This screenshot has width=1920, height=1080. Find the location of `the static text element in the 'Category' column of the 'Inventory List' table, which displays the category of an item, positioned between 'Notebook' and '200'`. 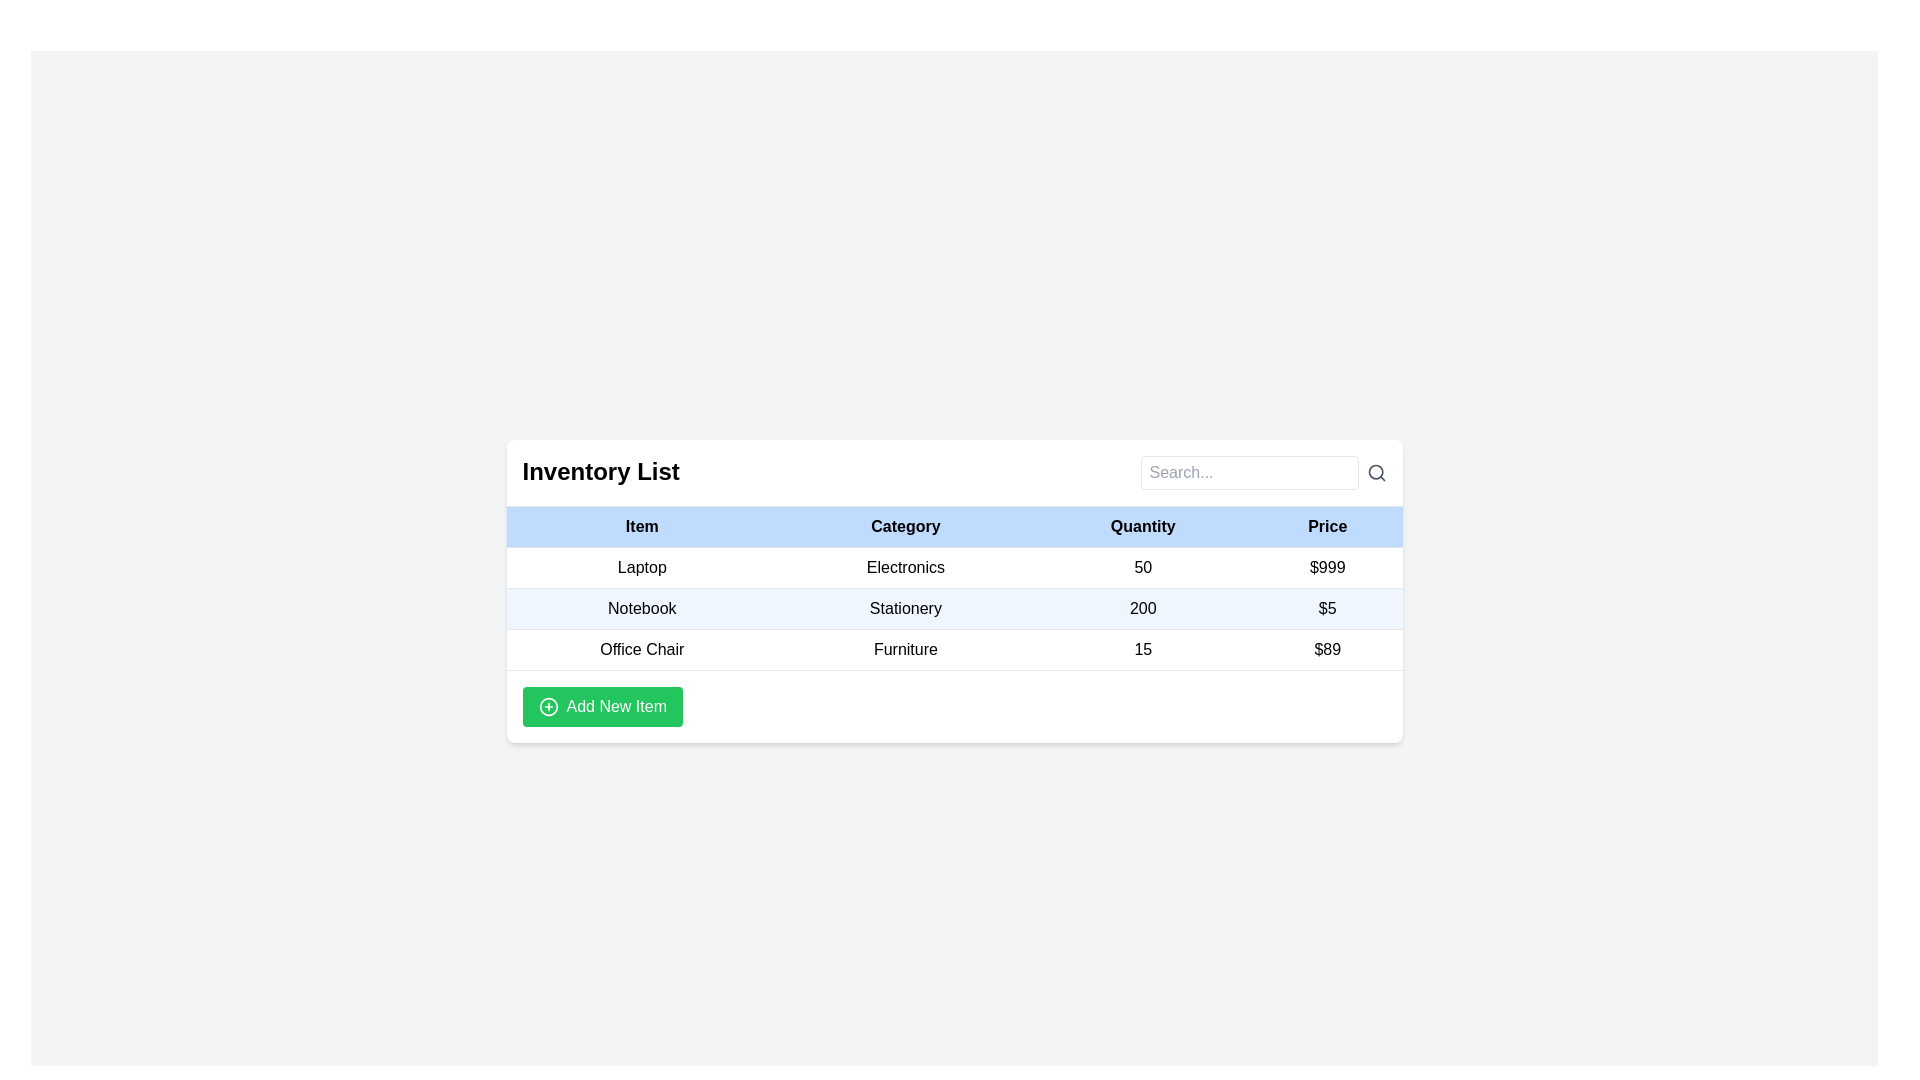

the static text element in the 'Category' column of the 'Inventory List' table, which displays the category of an item, positioned between 'Notebook' and '200' is located at coordinates (904, 607).